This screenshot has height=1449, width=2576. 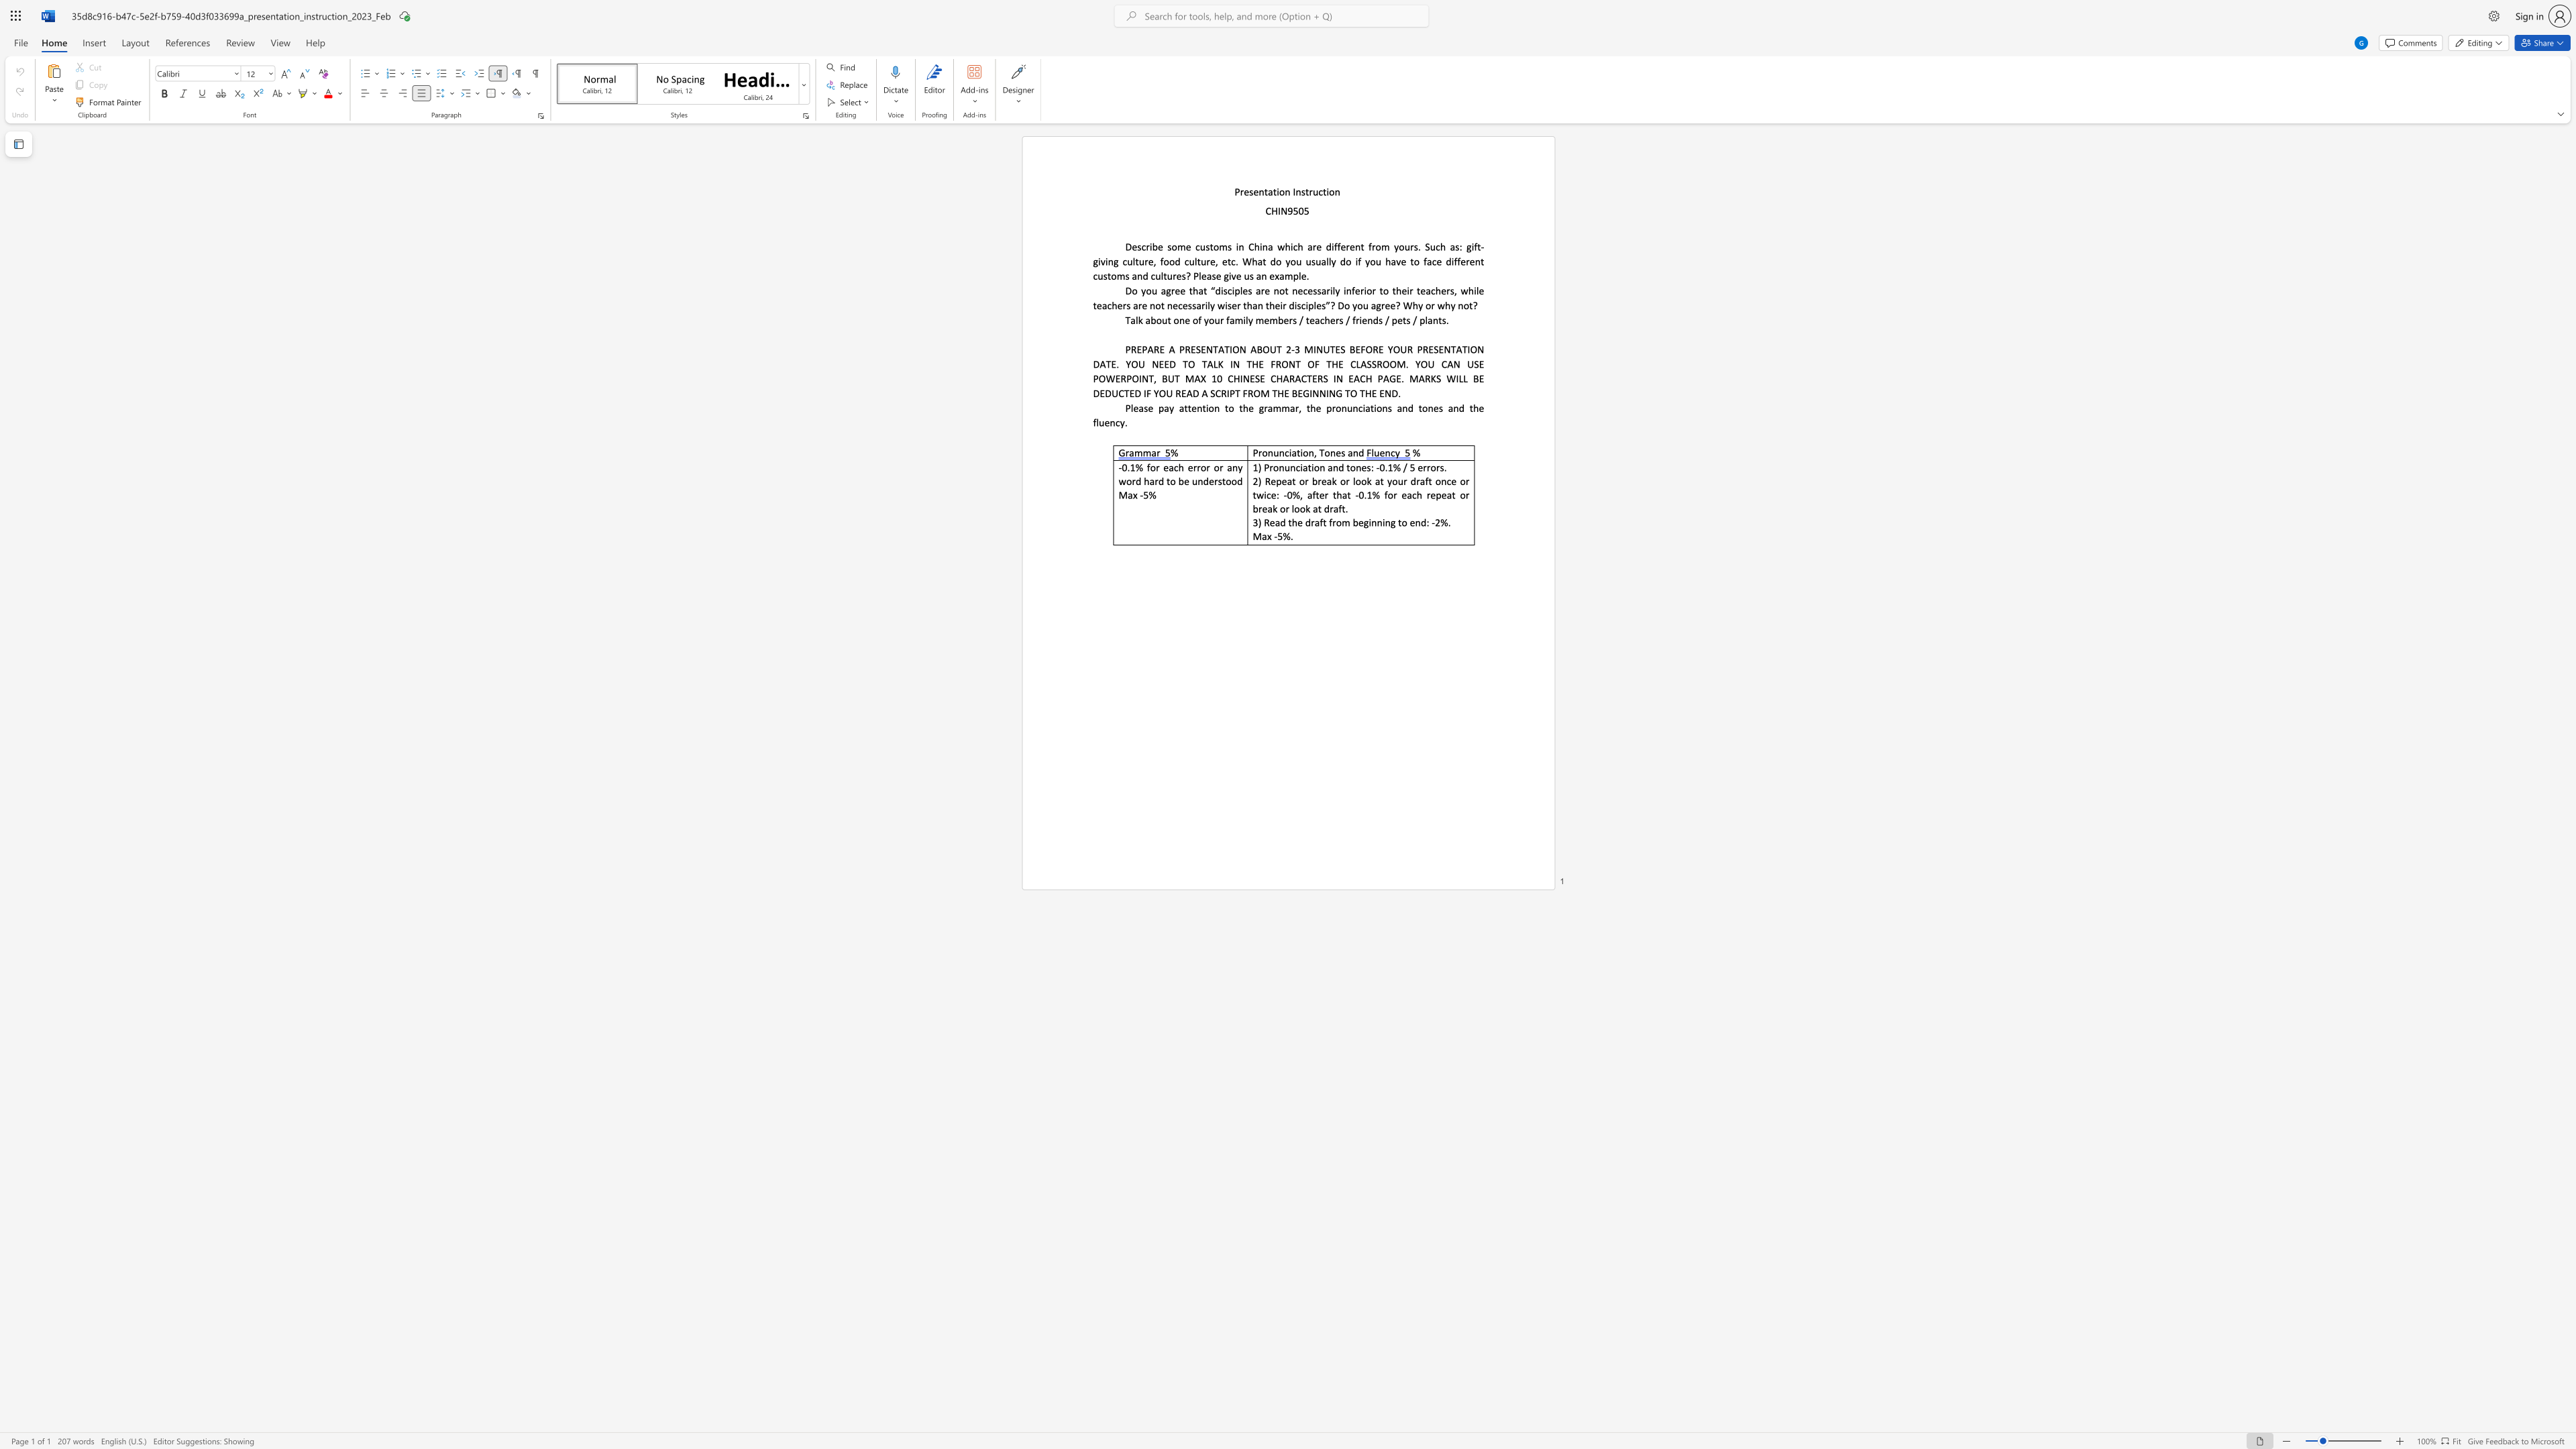 What do you see at coordinates (1454, 407) in the screenshot?
I see `the 8th character "n" in the text` at bounding box center [1454, 407].